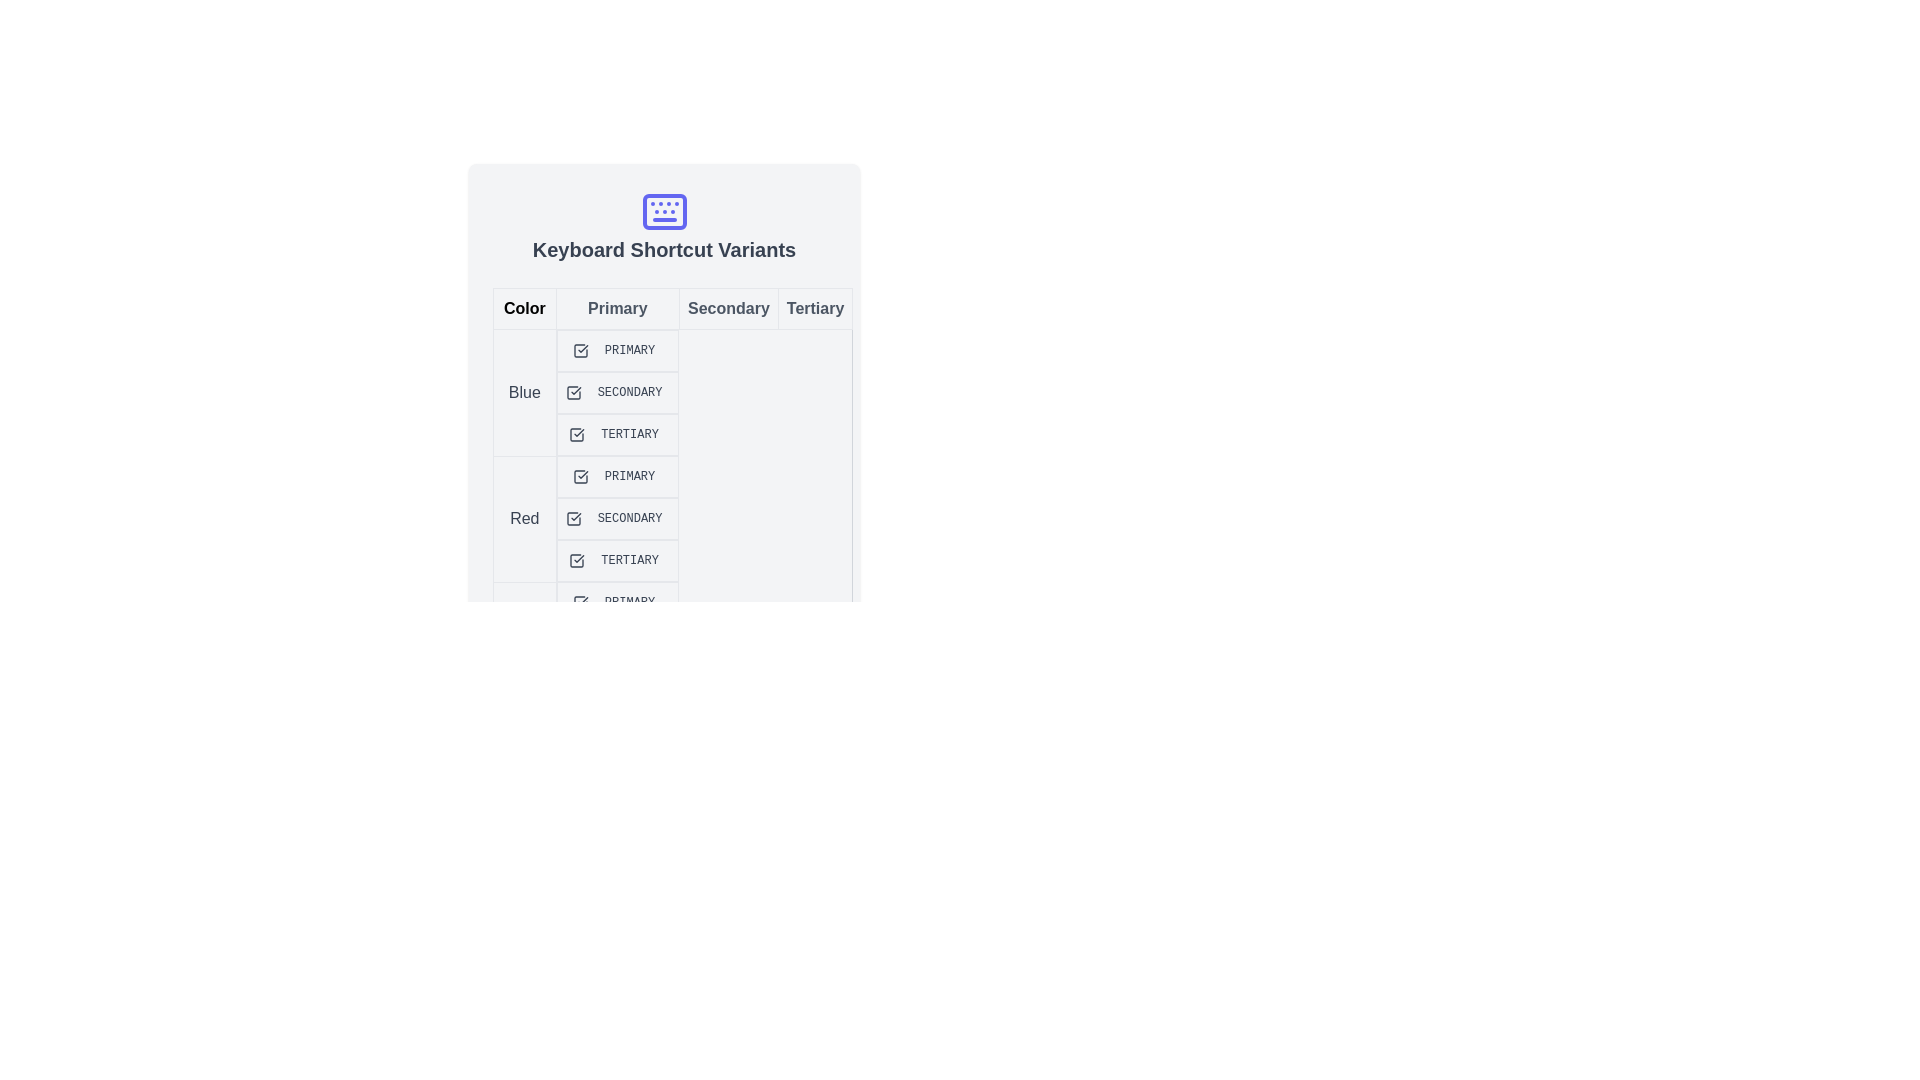 The image size is (1920, 1080). I want to click on the header with the icon that introduces 'Keyboard Shortcut Variants', located at the top-center of a card-like widget, so click(664, 225).